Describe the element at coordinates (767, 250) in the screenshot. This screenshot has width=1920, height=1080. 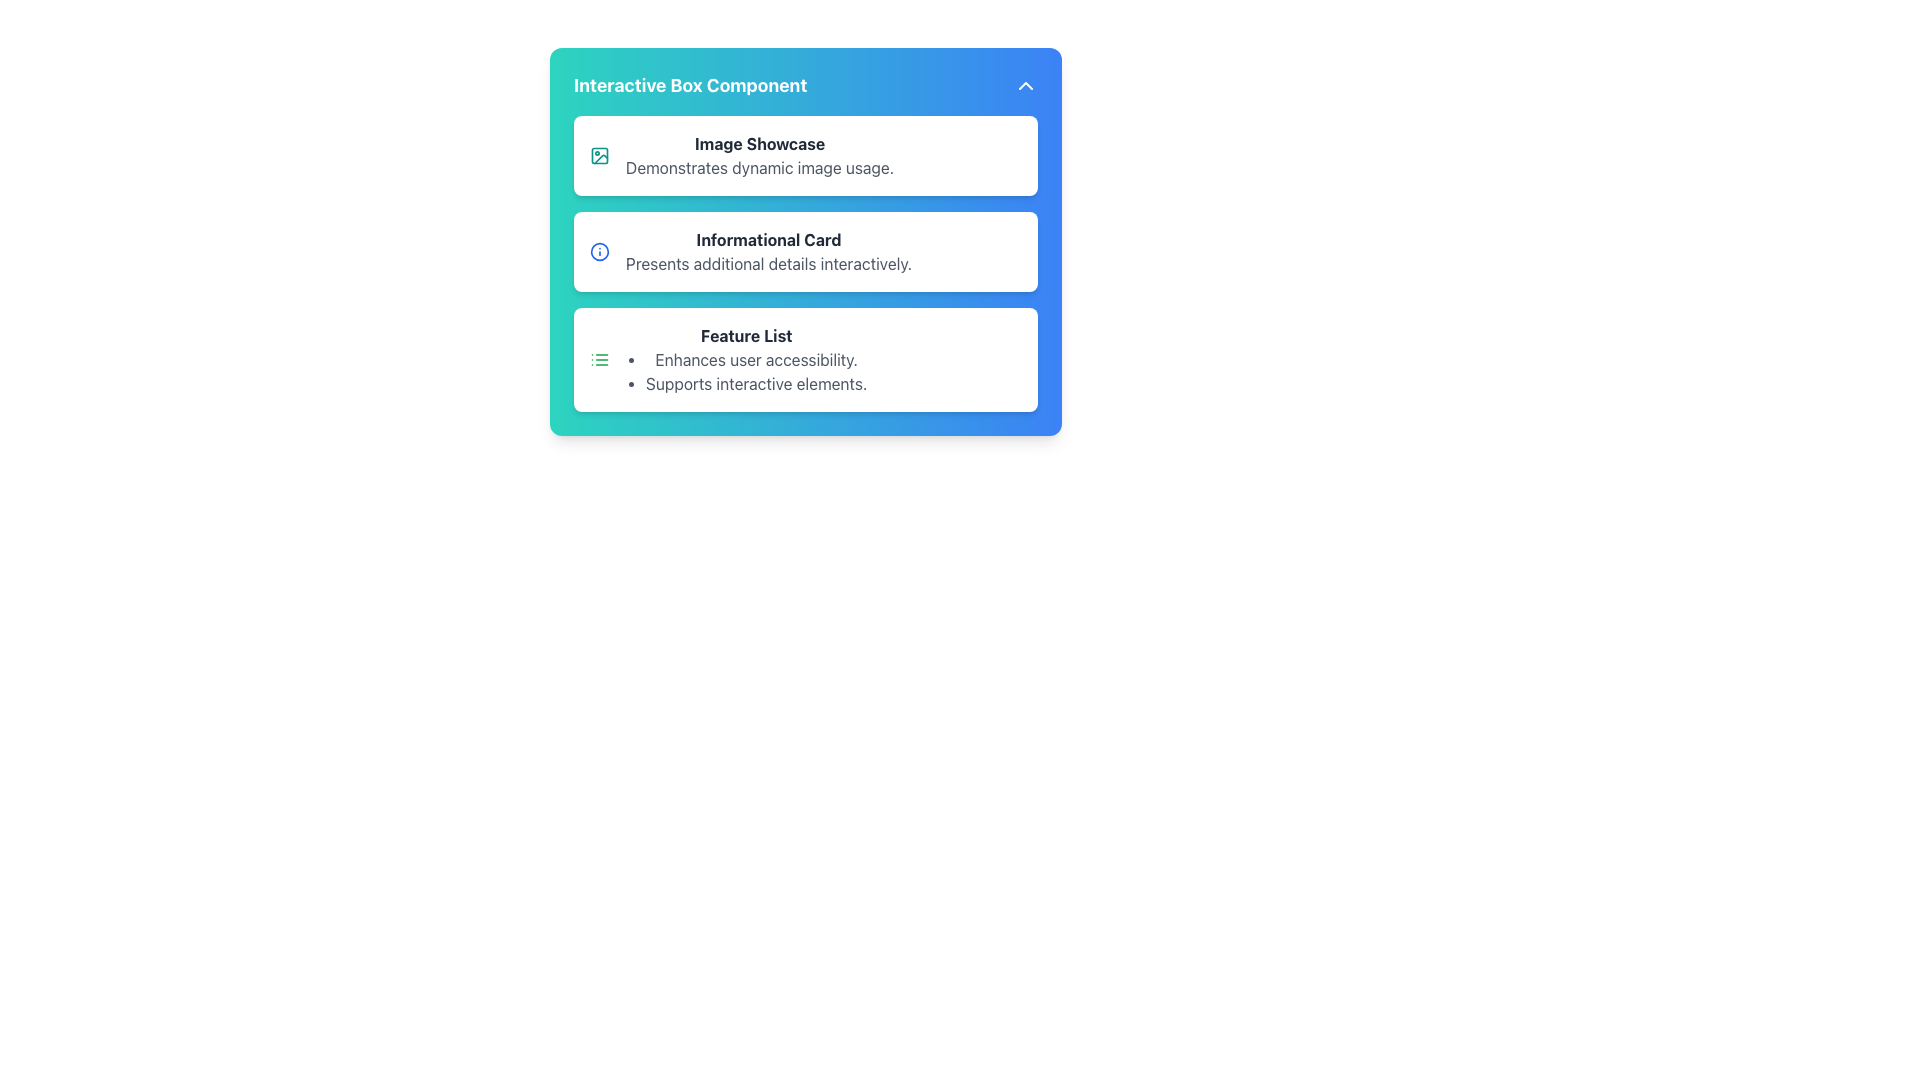
I see `the Label or Description component that provides a heading and description about an informational card, located in the middle slot of the vertical arrangement` at that location.